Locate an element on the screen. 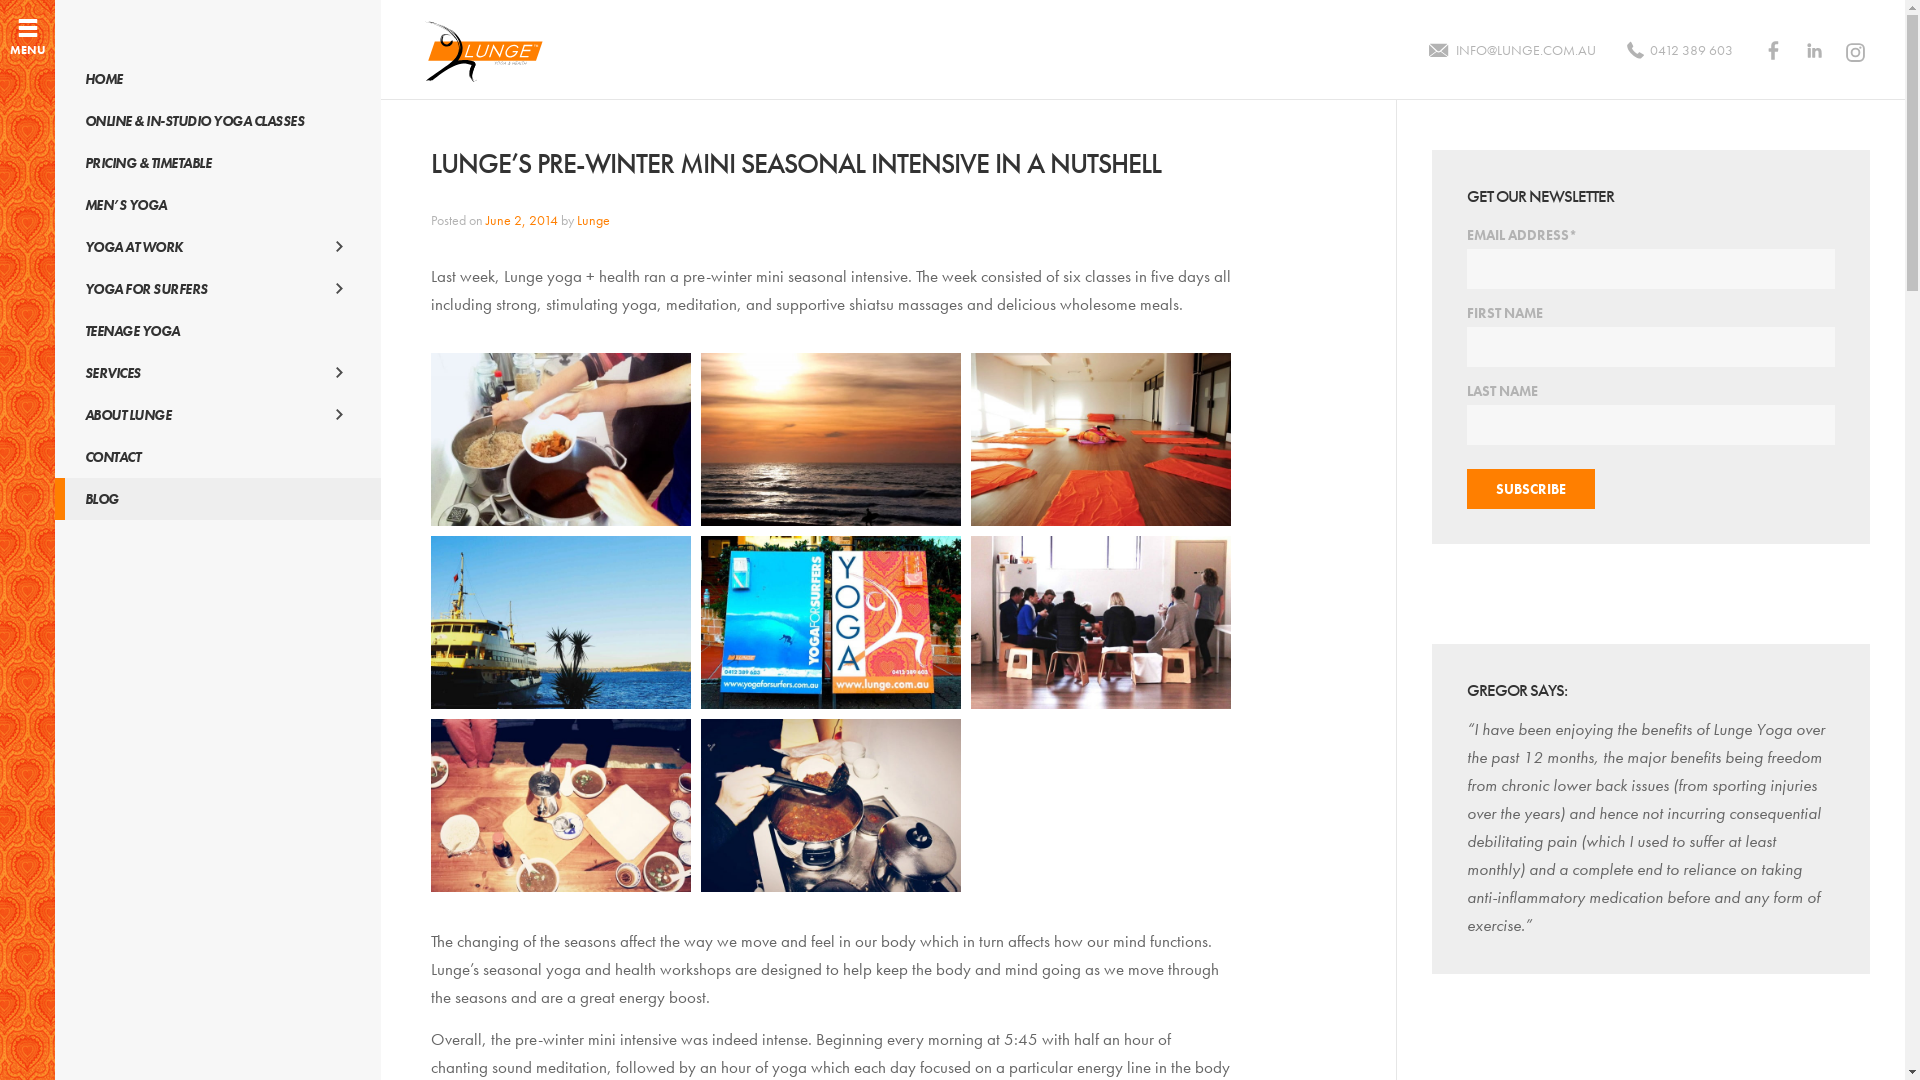 This screenshot has width=1920, height=1080. 'Subscribe' is located at coordinates (1467, 489).